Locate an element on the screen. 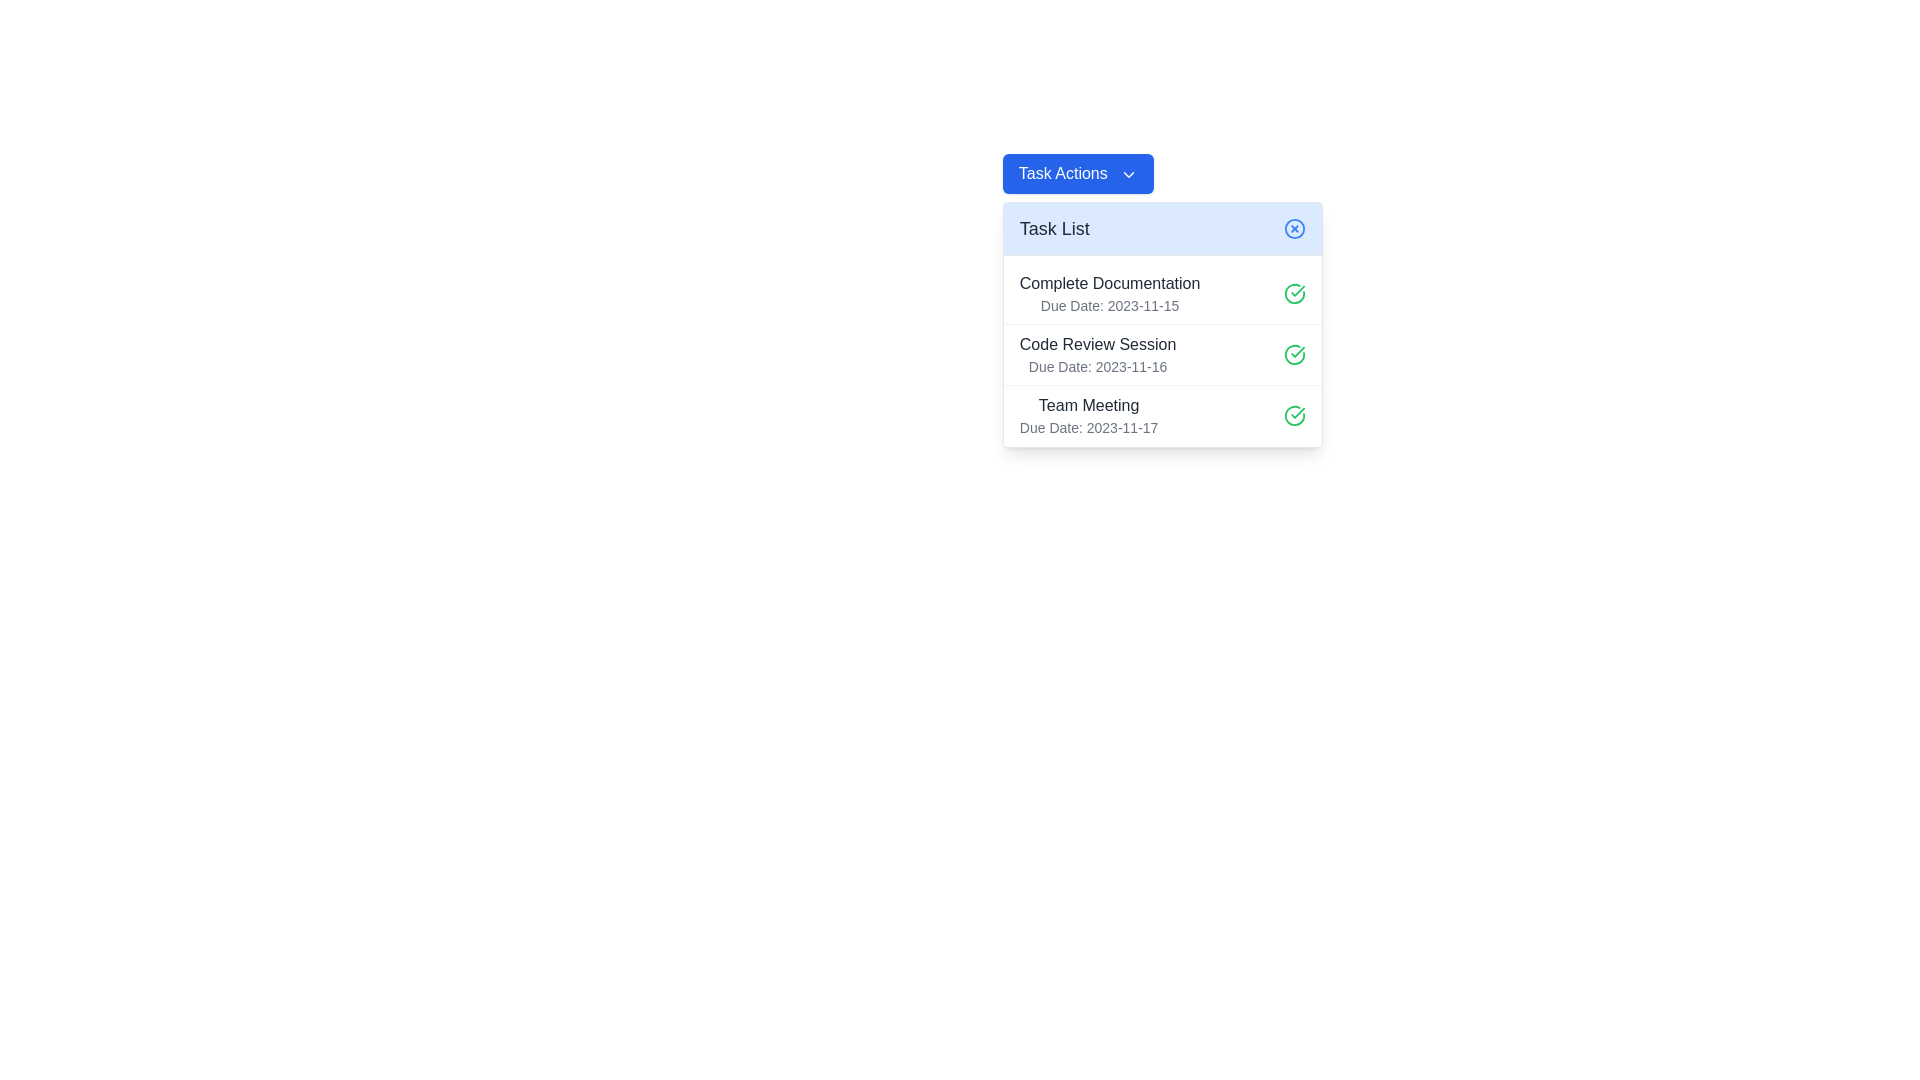 The width and height of the screenshot is (1920, 1080). downward-pointing chevron arrow icon located within the 'Task Actions' button, positioned to the right of the 'Task Actions' text is located at coordinates (1129, 173).